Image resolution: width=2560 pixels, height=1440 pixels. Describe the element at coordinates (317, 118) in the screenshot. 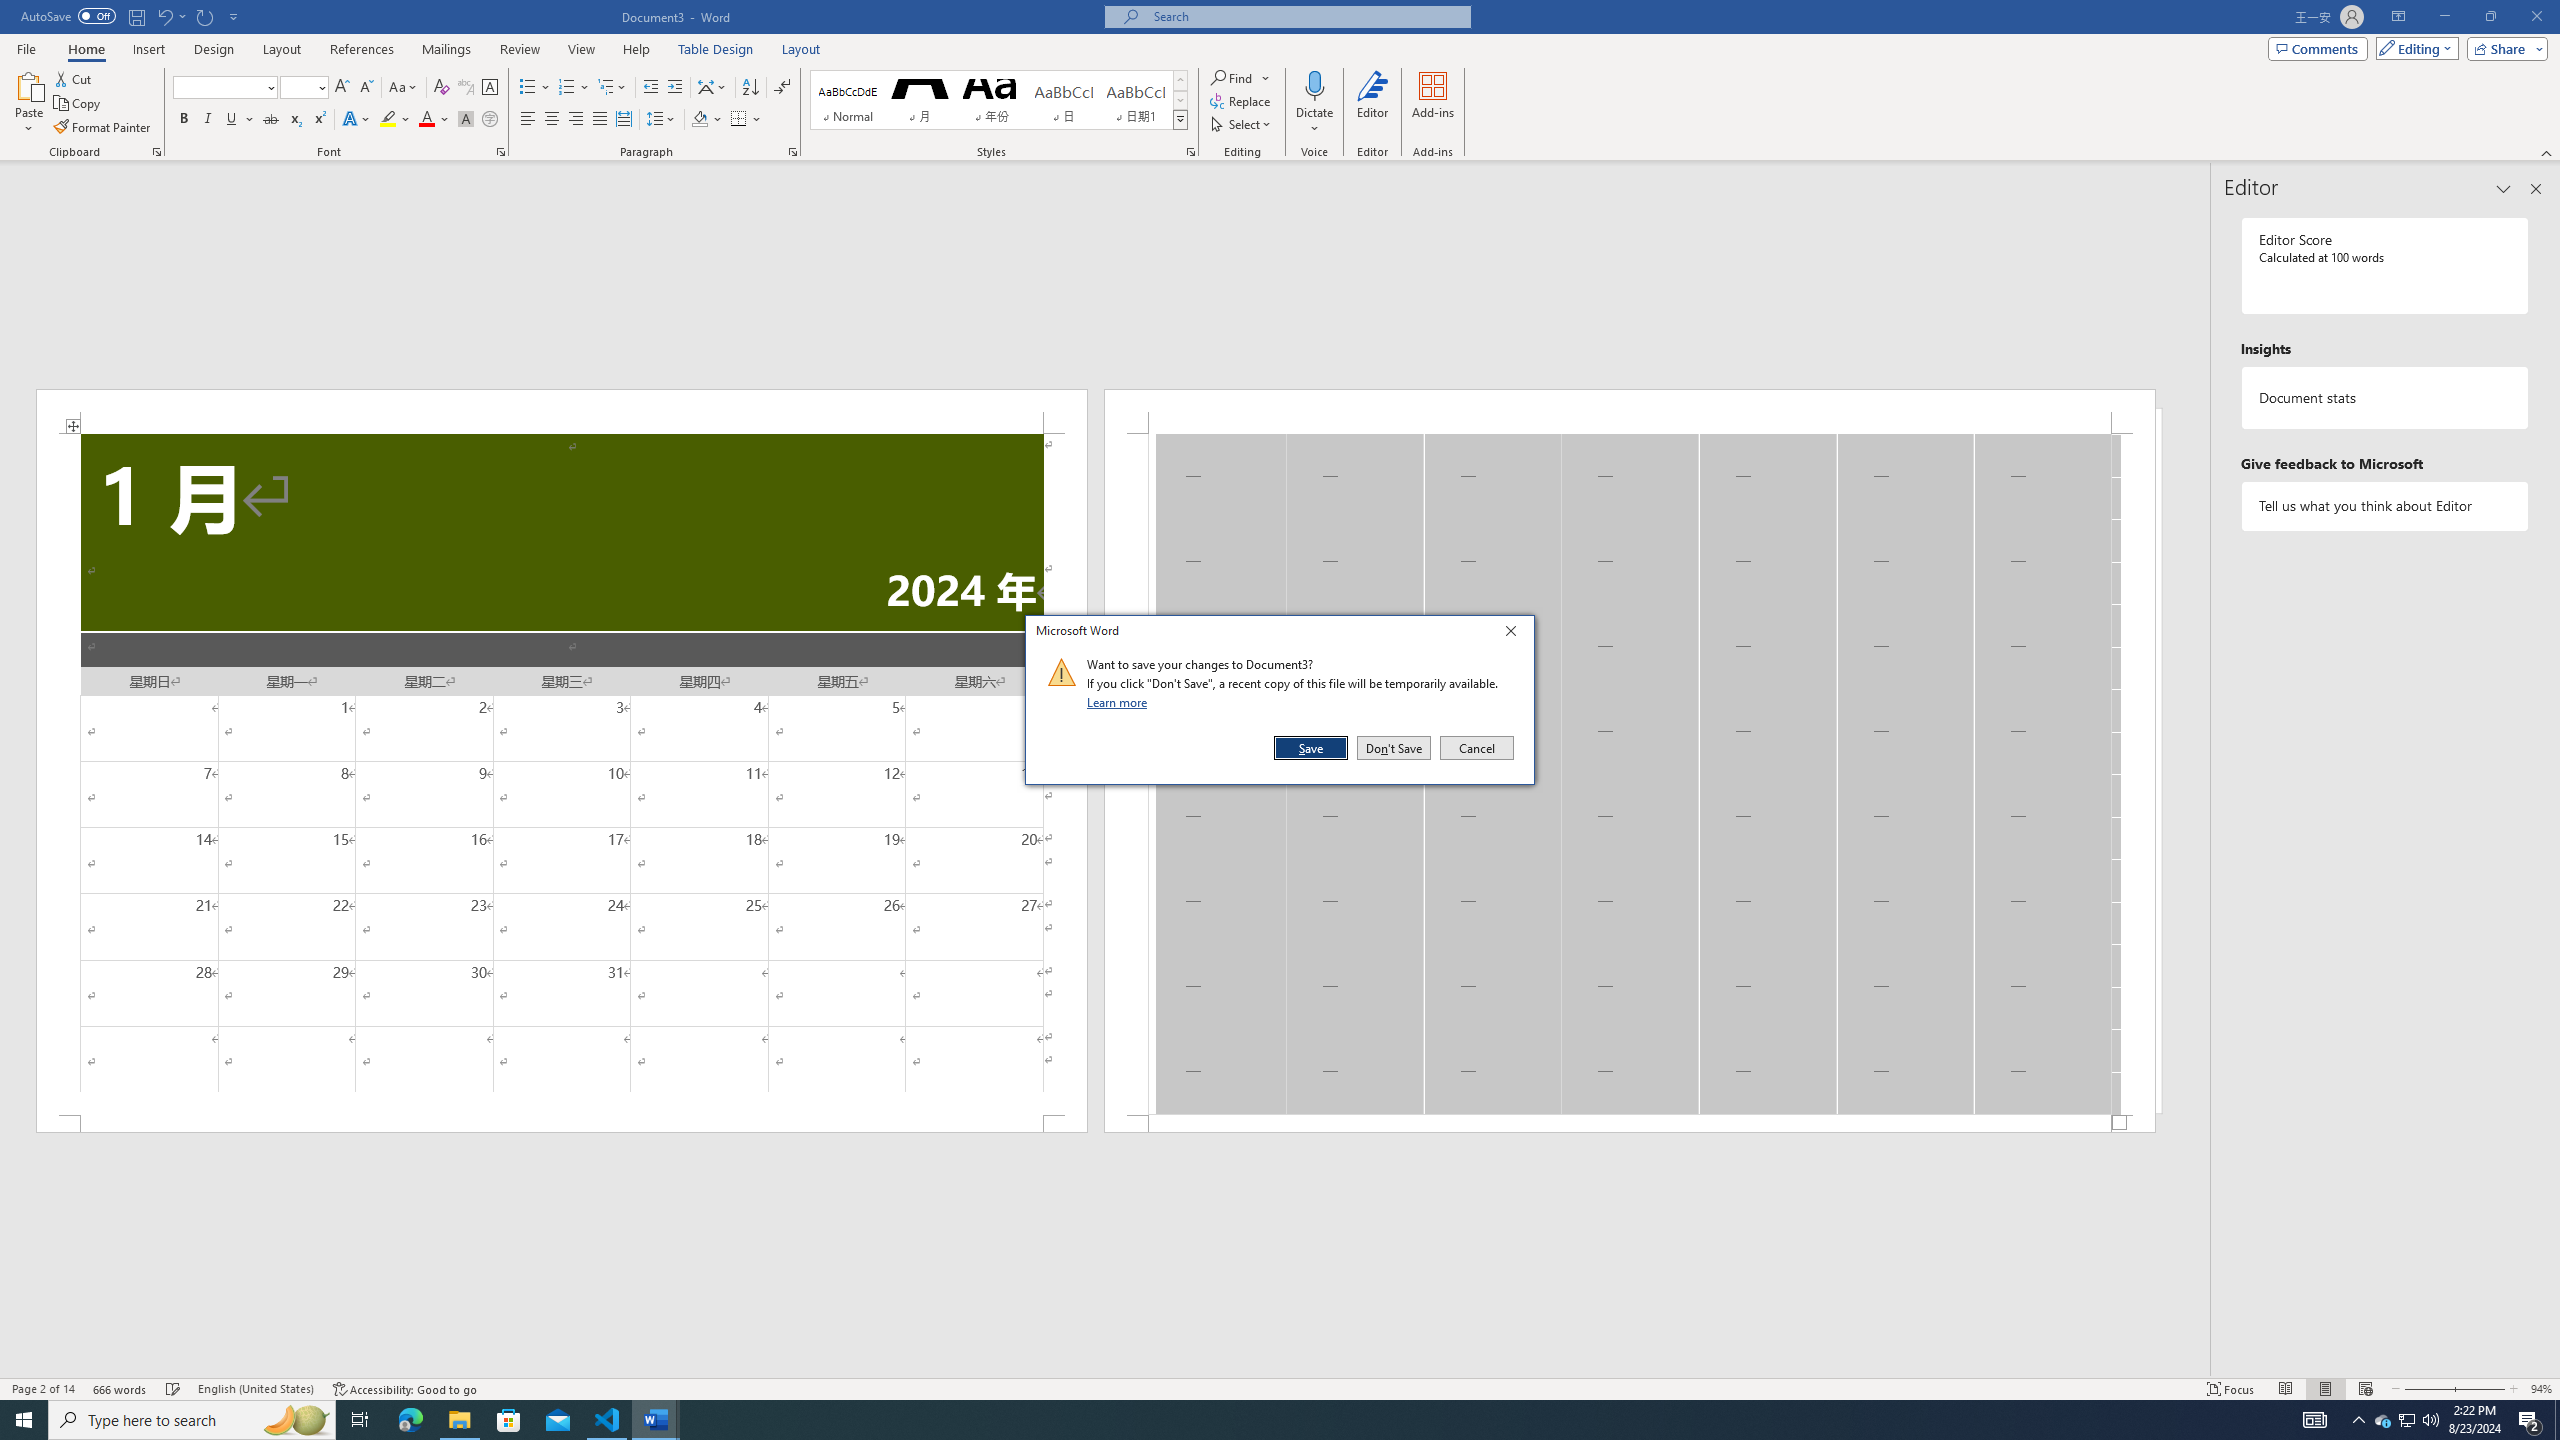

I see `'Superscript'` at that location.